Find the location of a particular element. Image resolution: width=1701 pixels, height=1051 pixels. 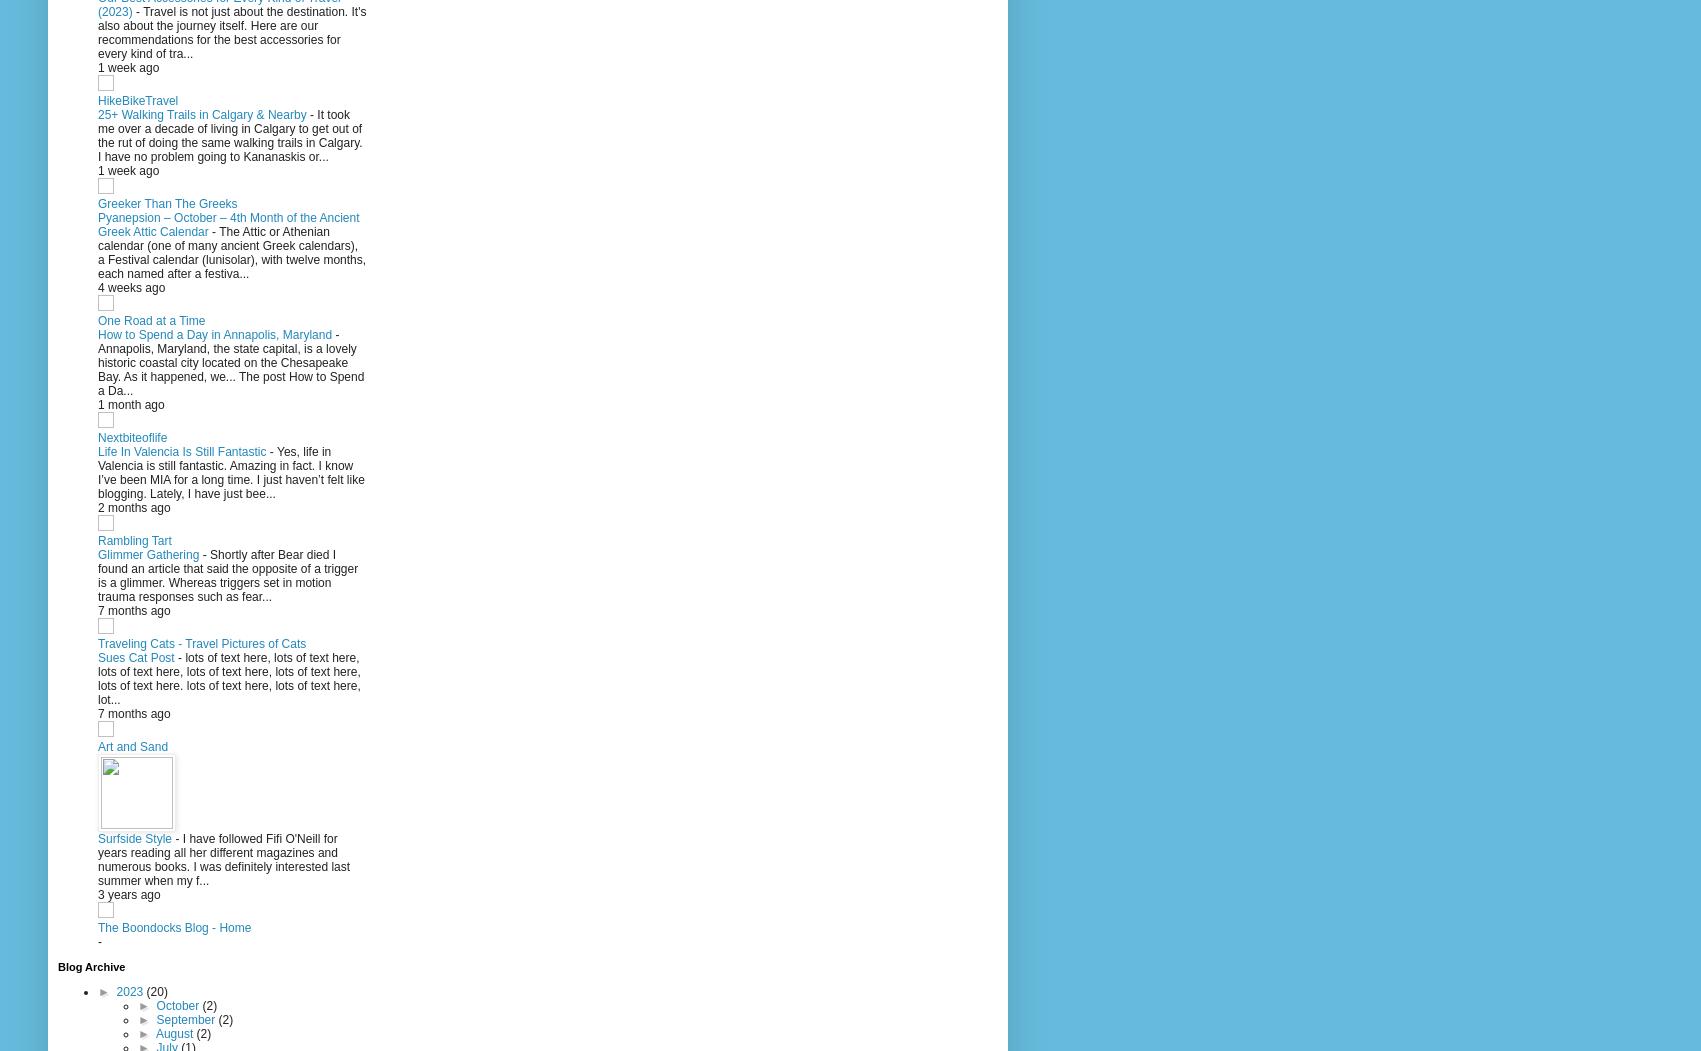

'Glimmer Gathering' is located at coordinates (149, 554).